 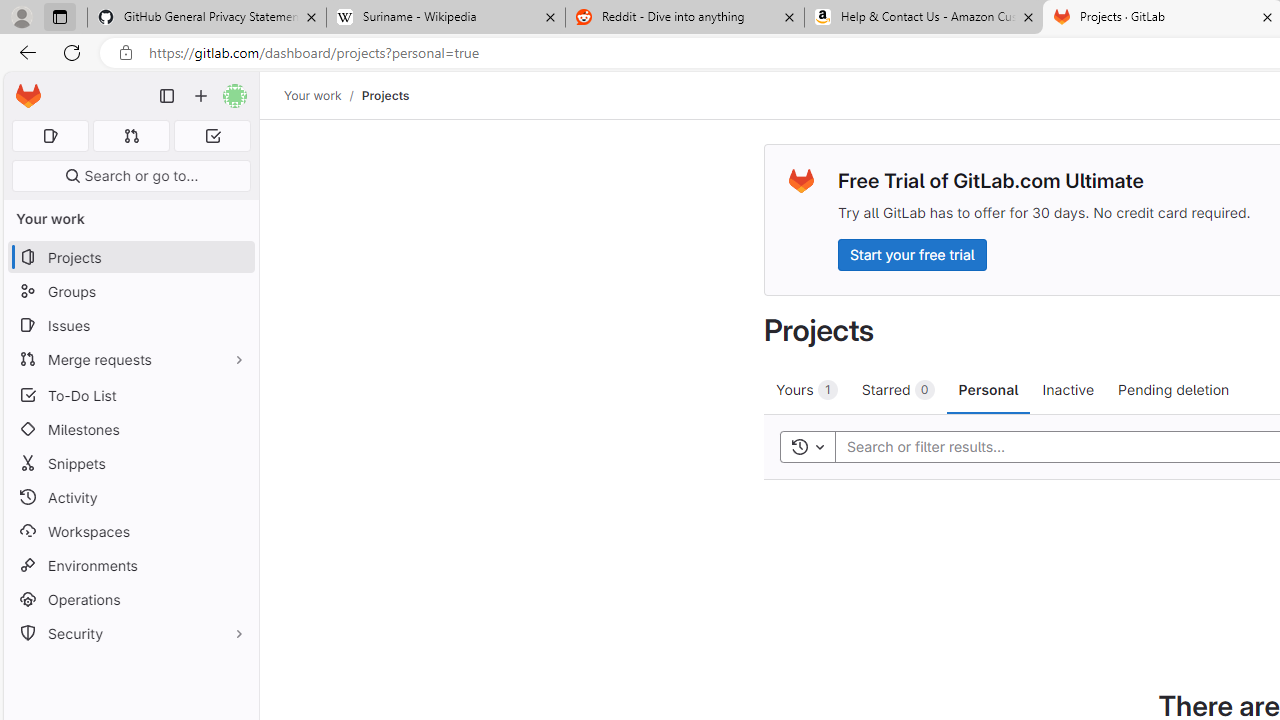 What do you see at coordinates (130, 633) in the screenshot?
I see `'Security'` at bounding box center [130, 633].